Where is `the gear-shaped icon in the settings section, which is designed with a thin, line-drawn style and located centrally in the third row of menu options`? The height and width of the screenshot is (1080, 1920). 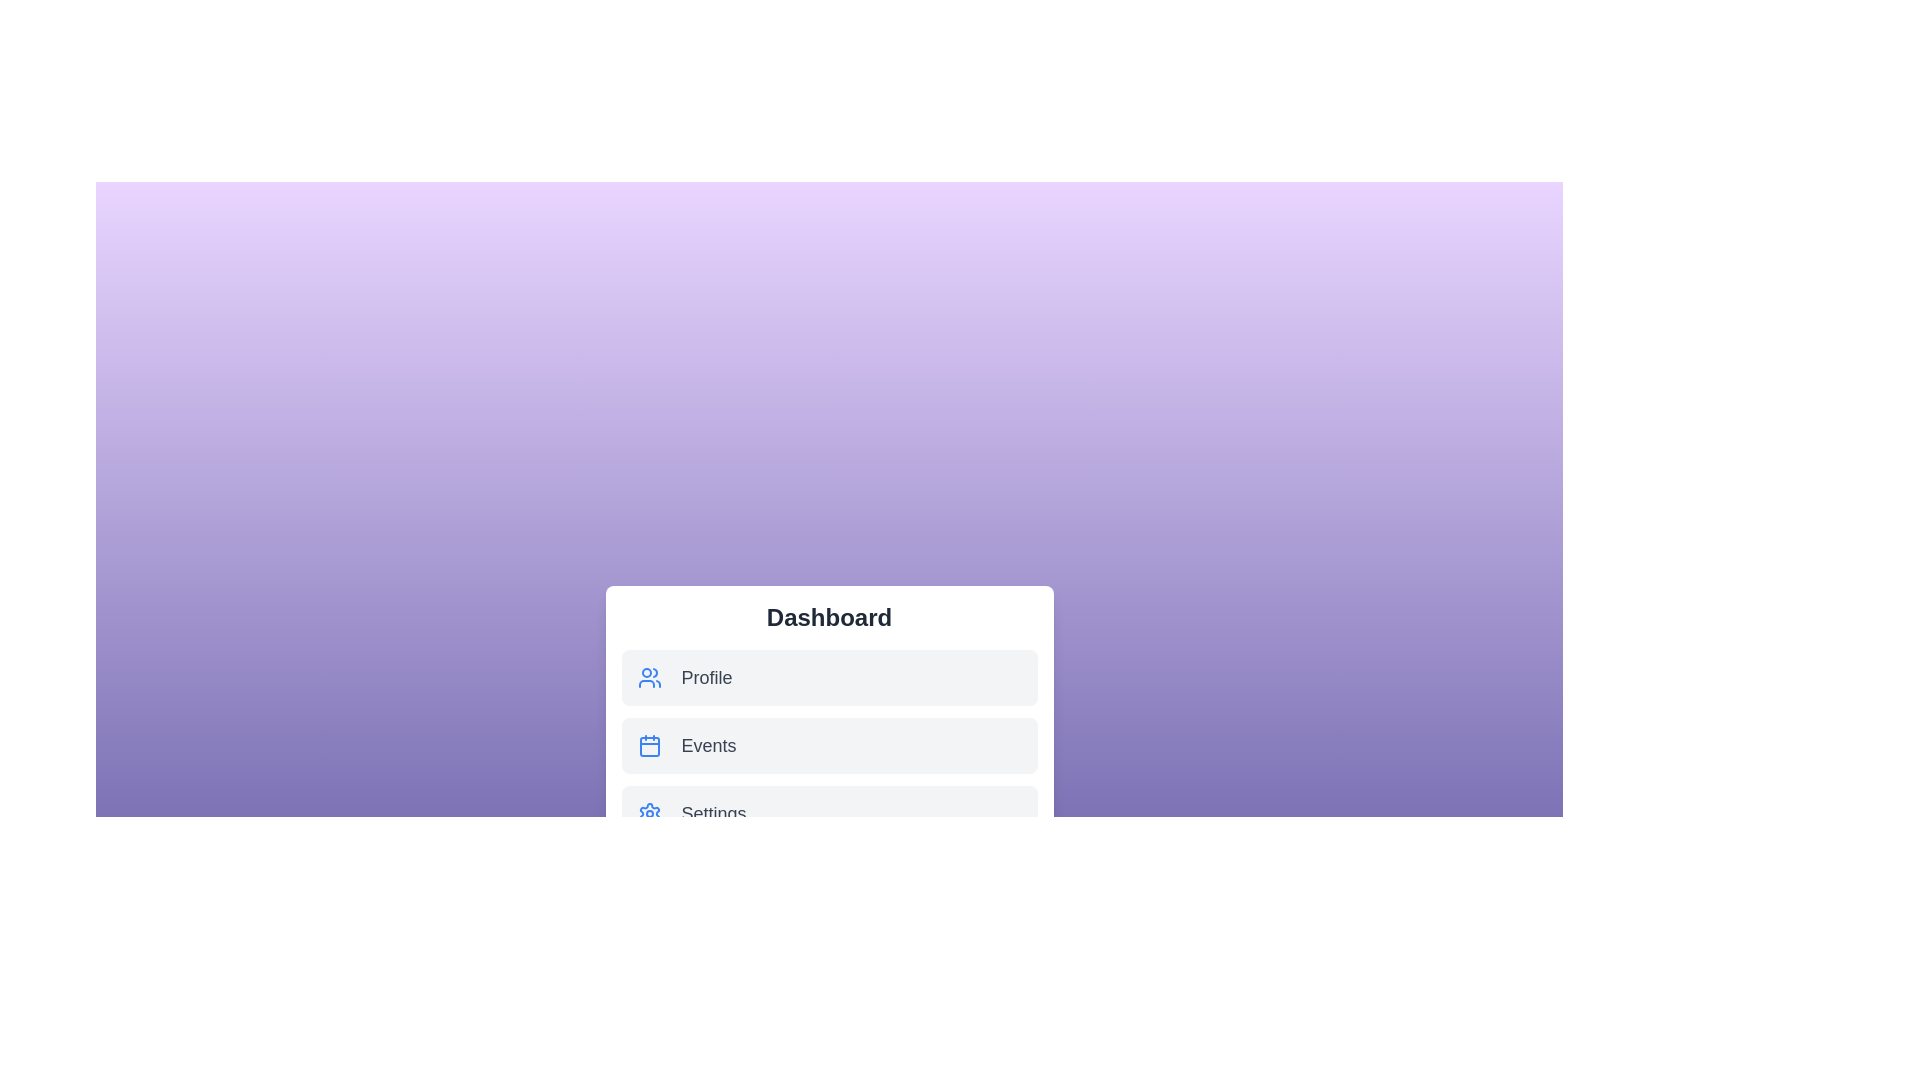 the gear-shaped icon in the settings section, which is designed with a thin, line-drawn style and located centrally in the third row of menu options is located at coordinates (649, 813).